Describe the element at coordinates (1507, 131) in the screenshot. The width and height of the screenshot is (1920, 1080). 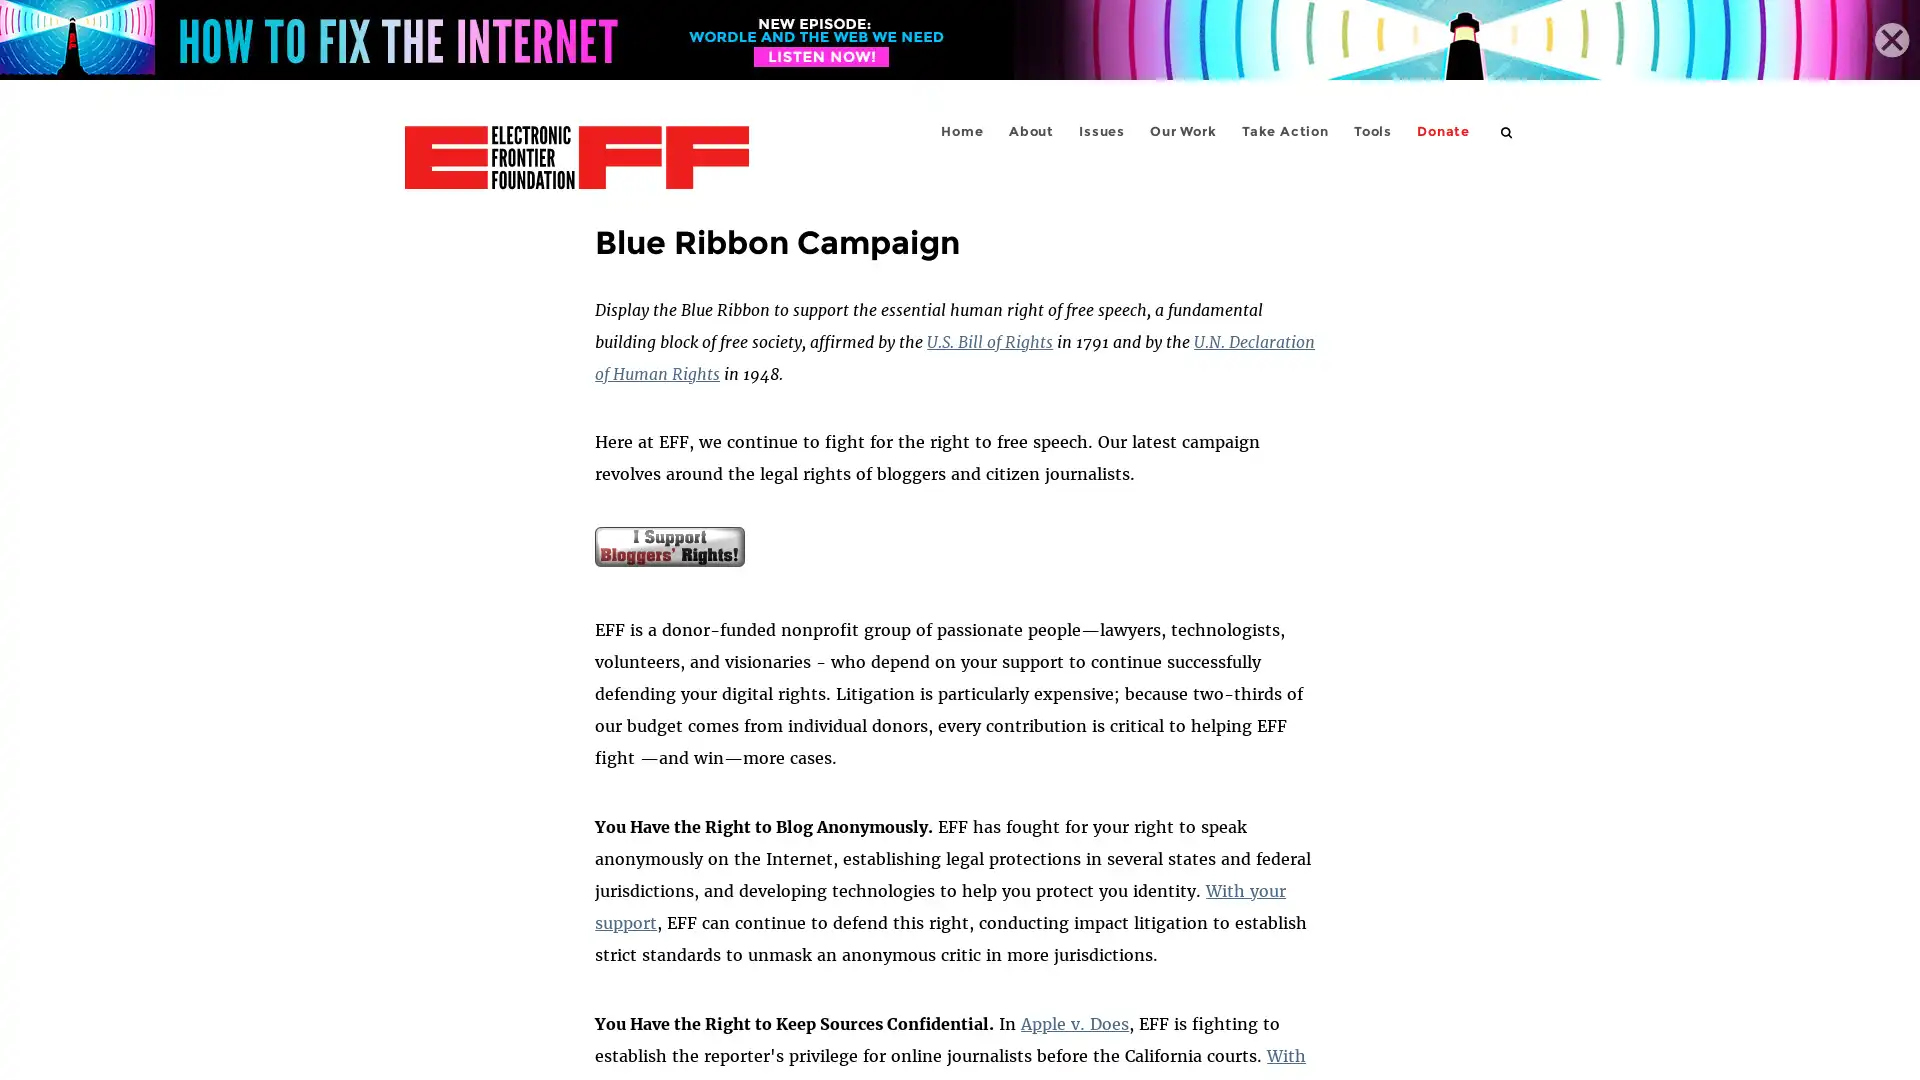
I see `search` at that location.